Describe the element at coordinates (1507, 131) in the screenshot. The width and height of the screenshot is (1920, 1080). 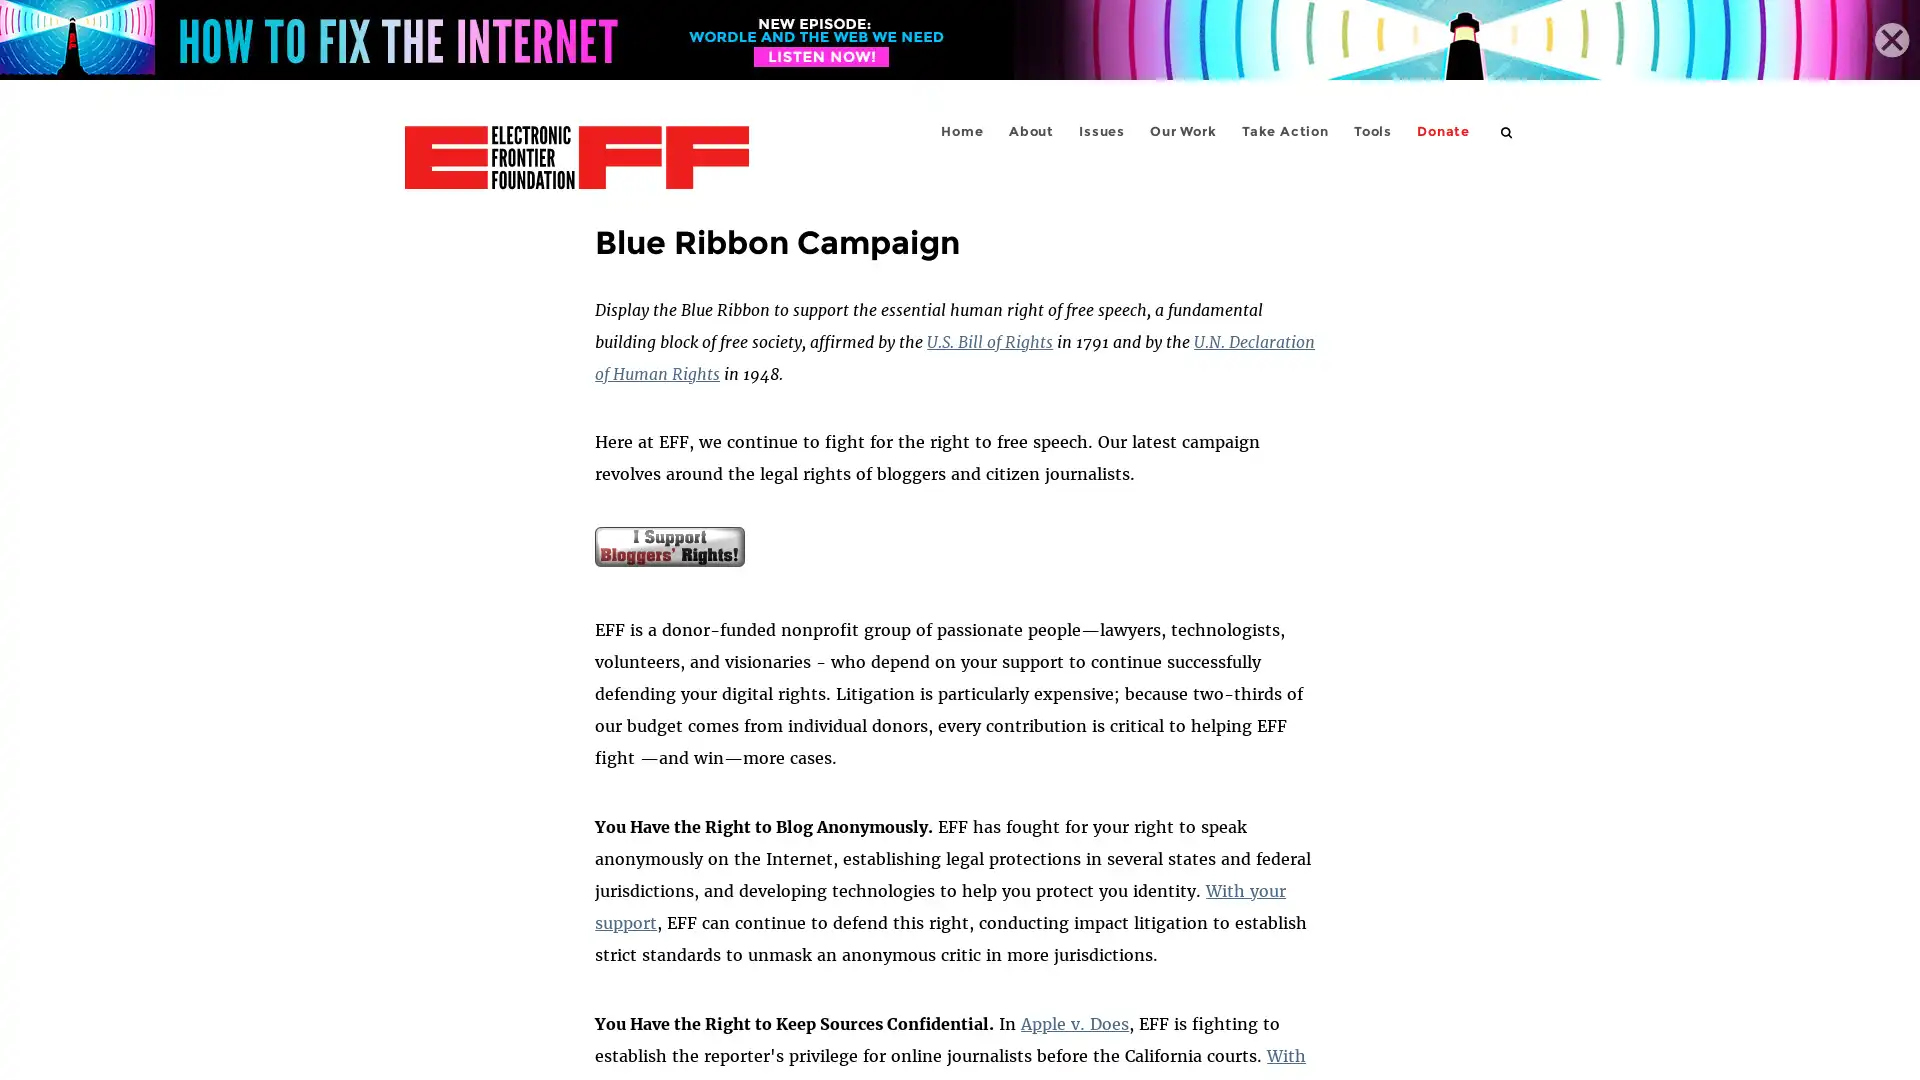
I see `search` at that location.